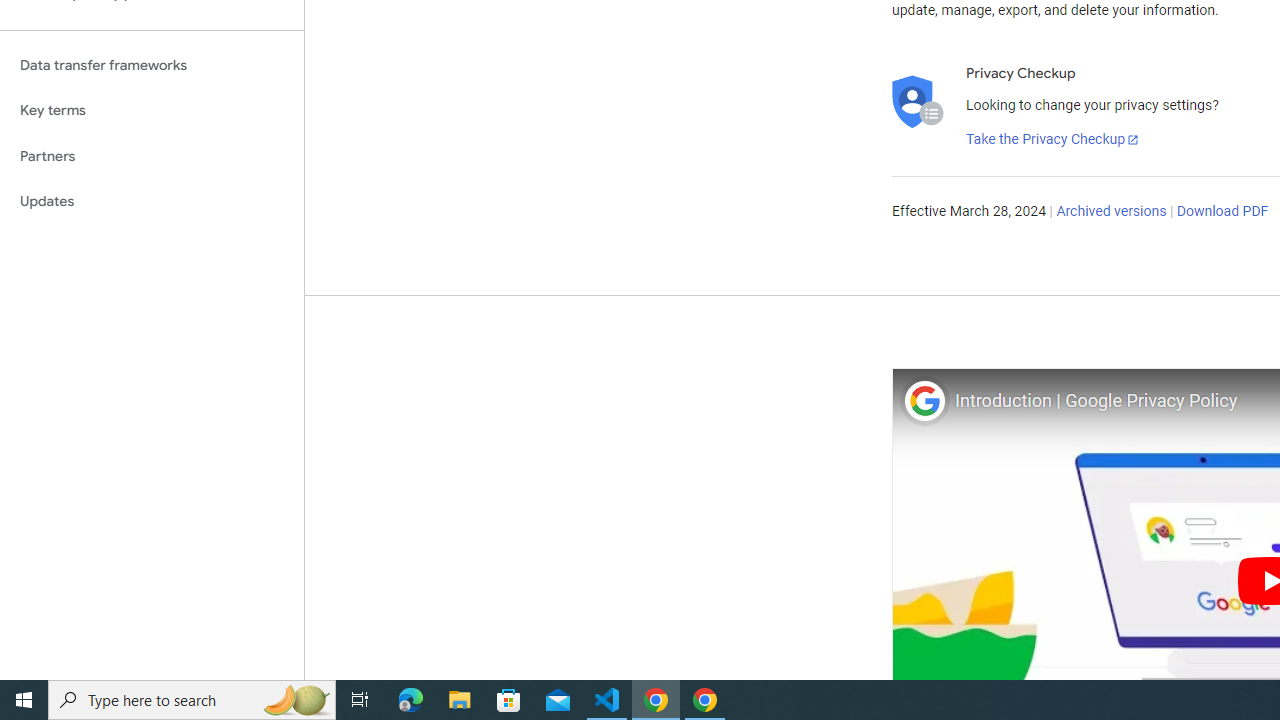 Image resolution: width=1280 pixels, height=720 pixels. I want to click on 'Data transfer frameworks', so click(151, 64).